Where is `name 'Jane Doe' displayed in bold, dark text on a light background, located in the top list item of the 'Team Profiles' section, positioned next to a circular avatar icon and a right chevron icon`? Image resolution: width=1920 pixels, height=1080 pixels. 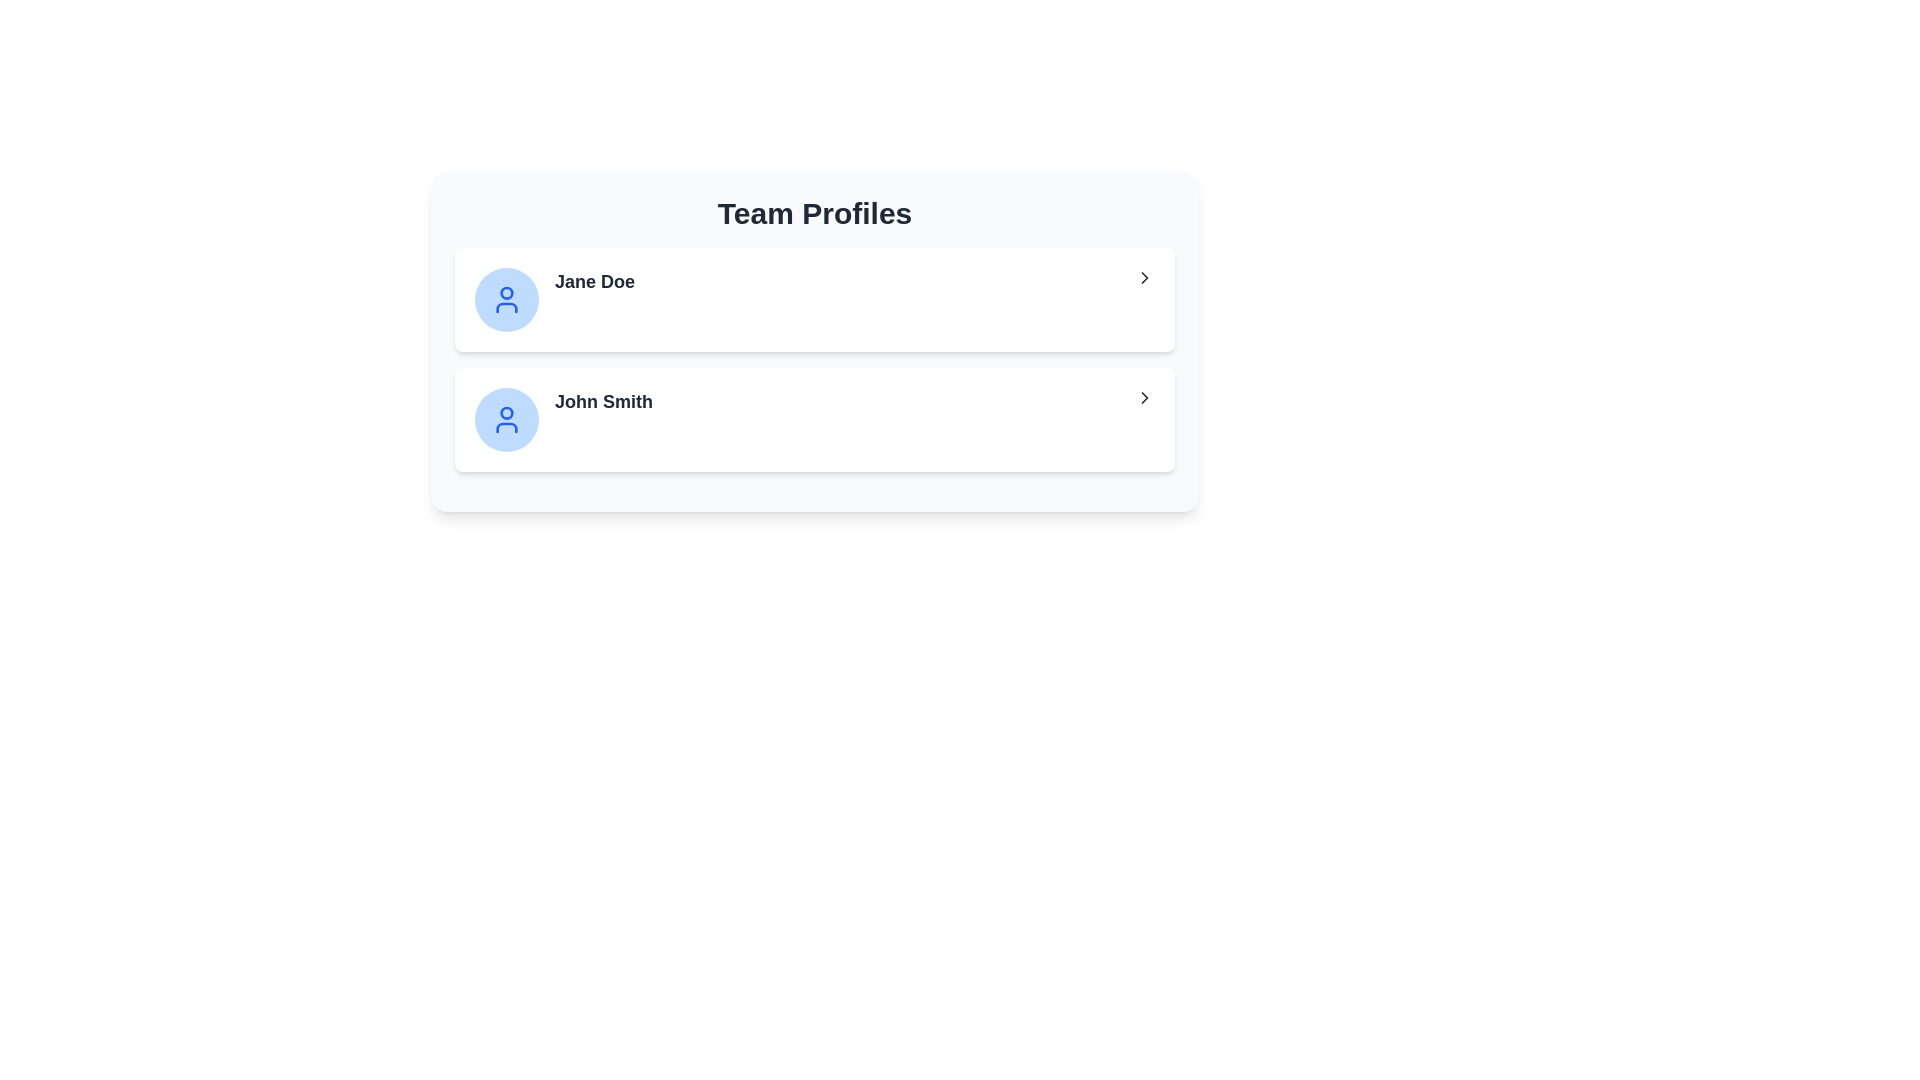 name 'Jane Doe' displayed in bold, dark text on a light background, located in the top list item of the 'Team Profiles' section, positioned next to a circular avatar icon and a right chevron icon is located at coordinates (594, 281).